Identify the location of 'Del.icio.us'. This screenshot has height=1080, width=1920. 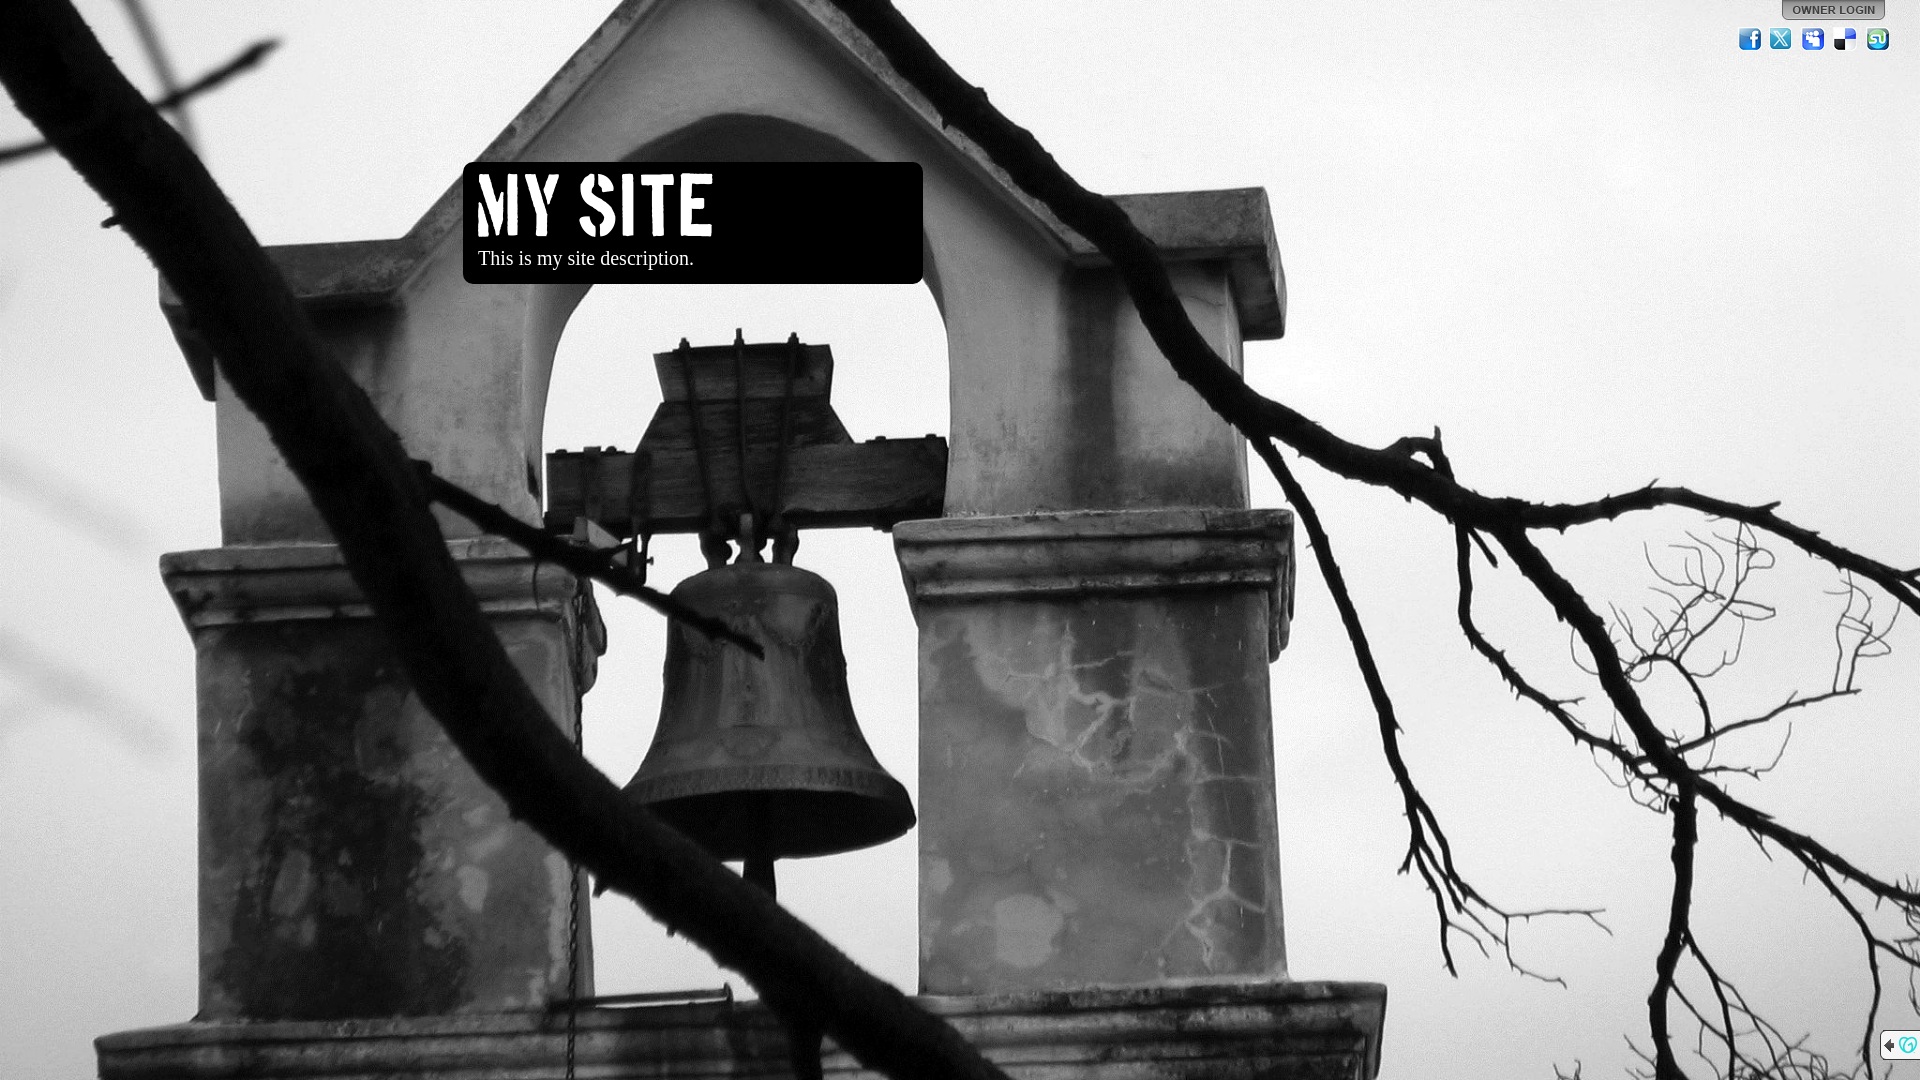
(1845, 38).